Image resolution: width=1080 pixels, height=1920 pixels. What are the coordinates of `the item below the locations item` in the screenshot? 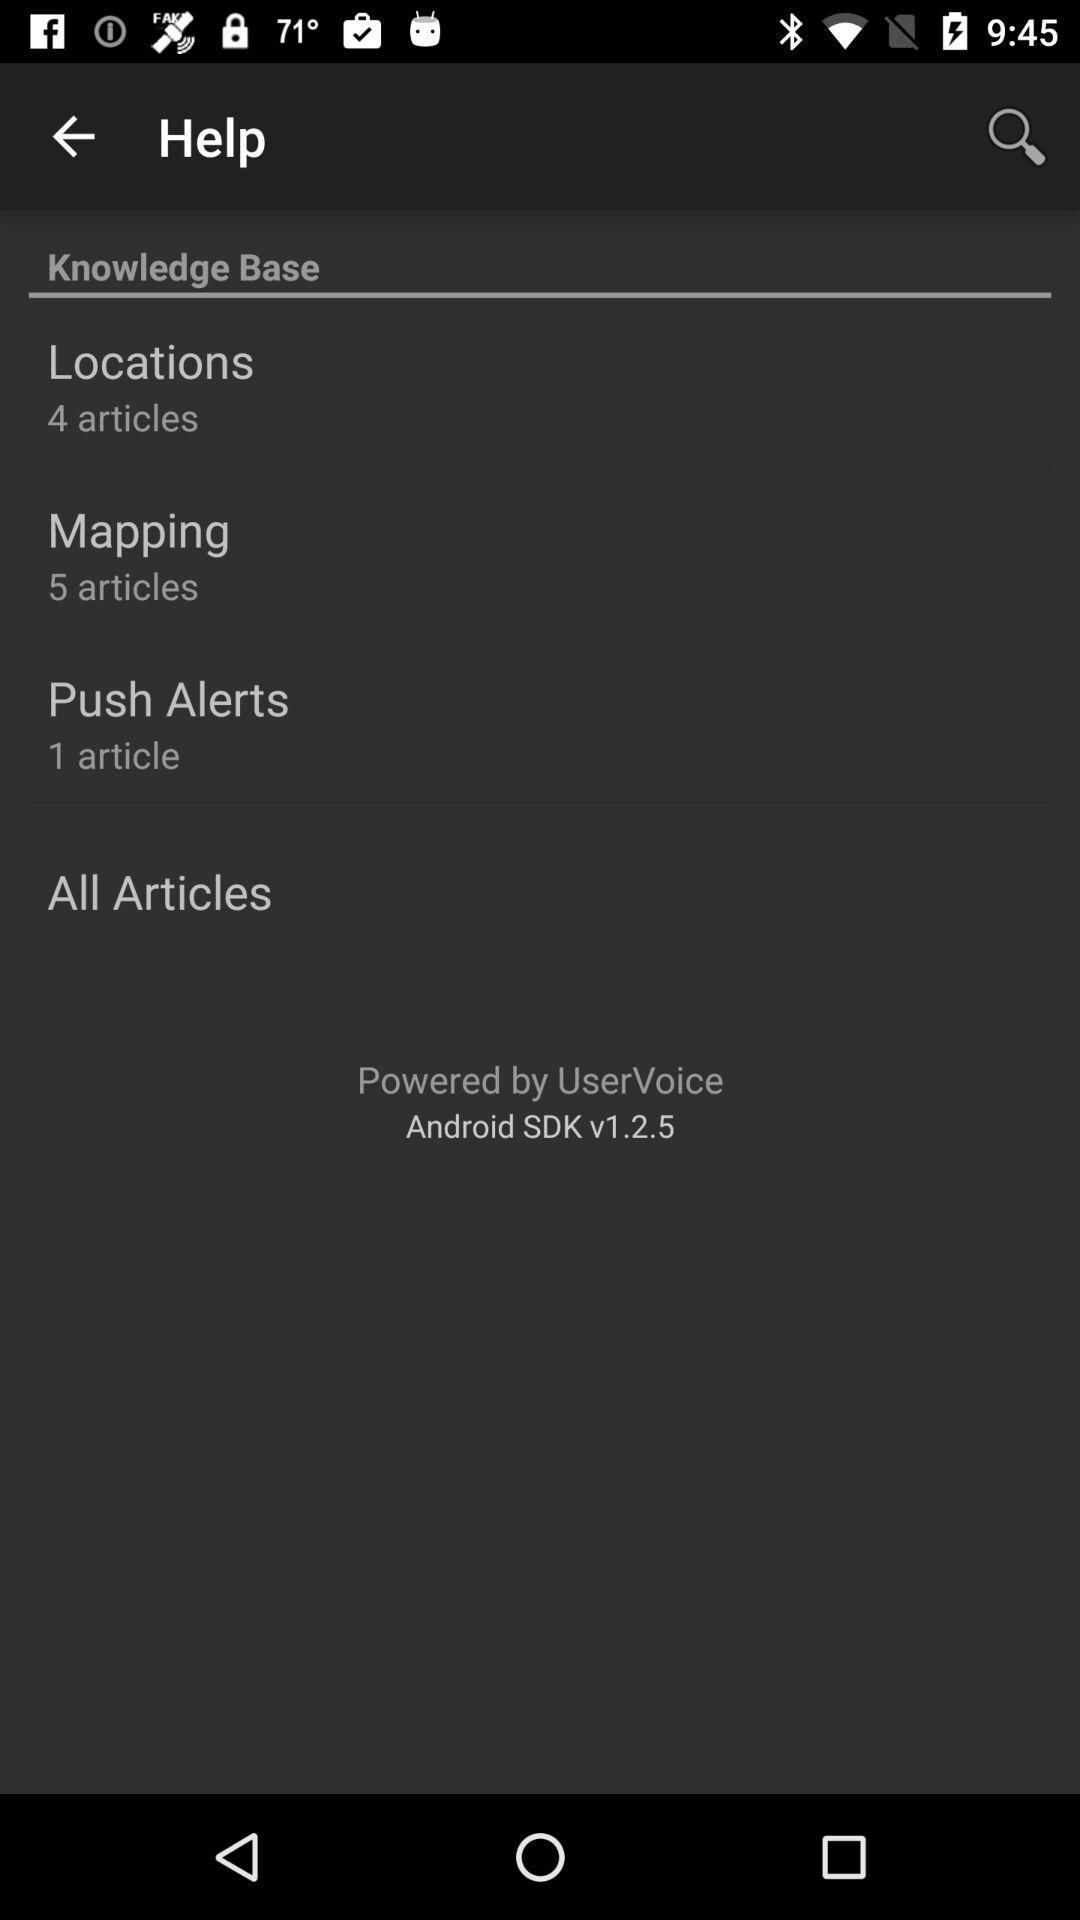 It's located at (123, 416).